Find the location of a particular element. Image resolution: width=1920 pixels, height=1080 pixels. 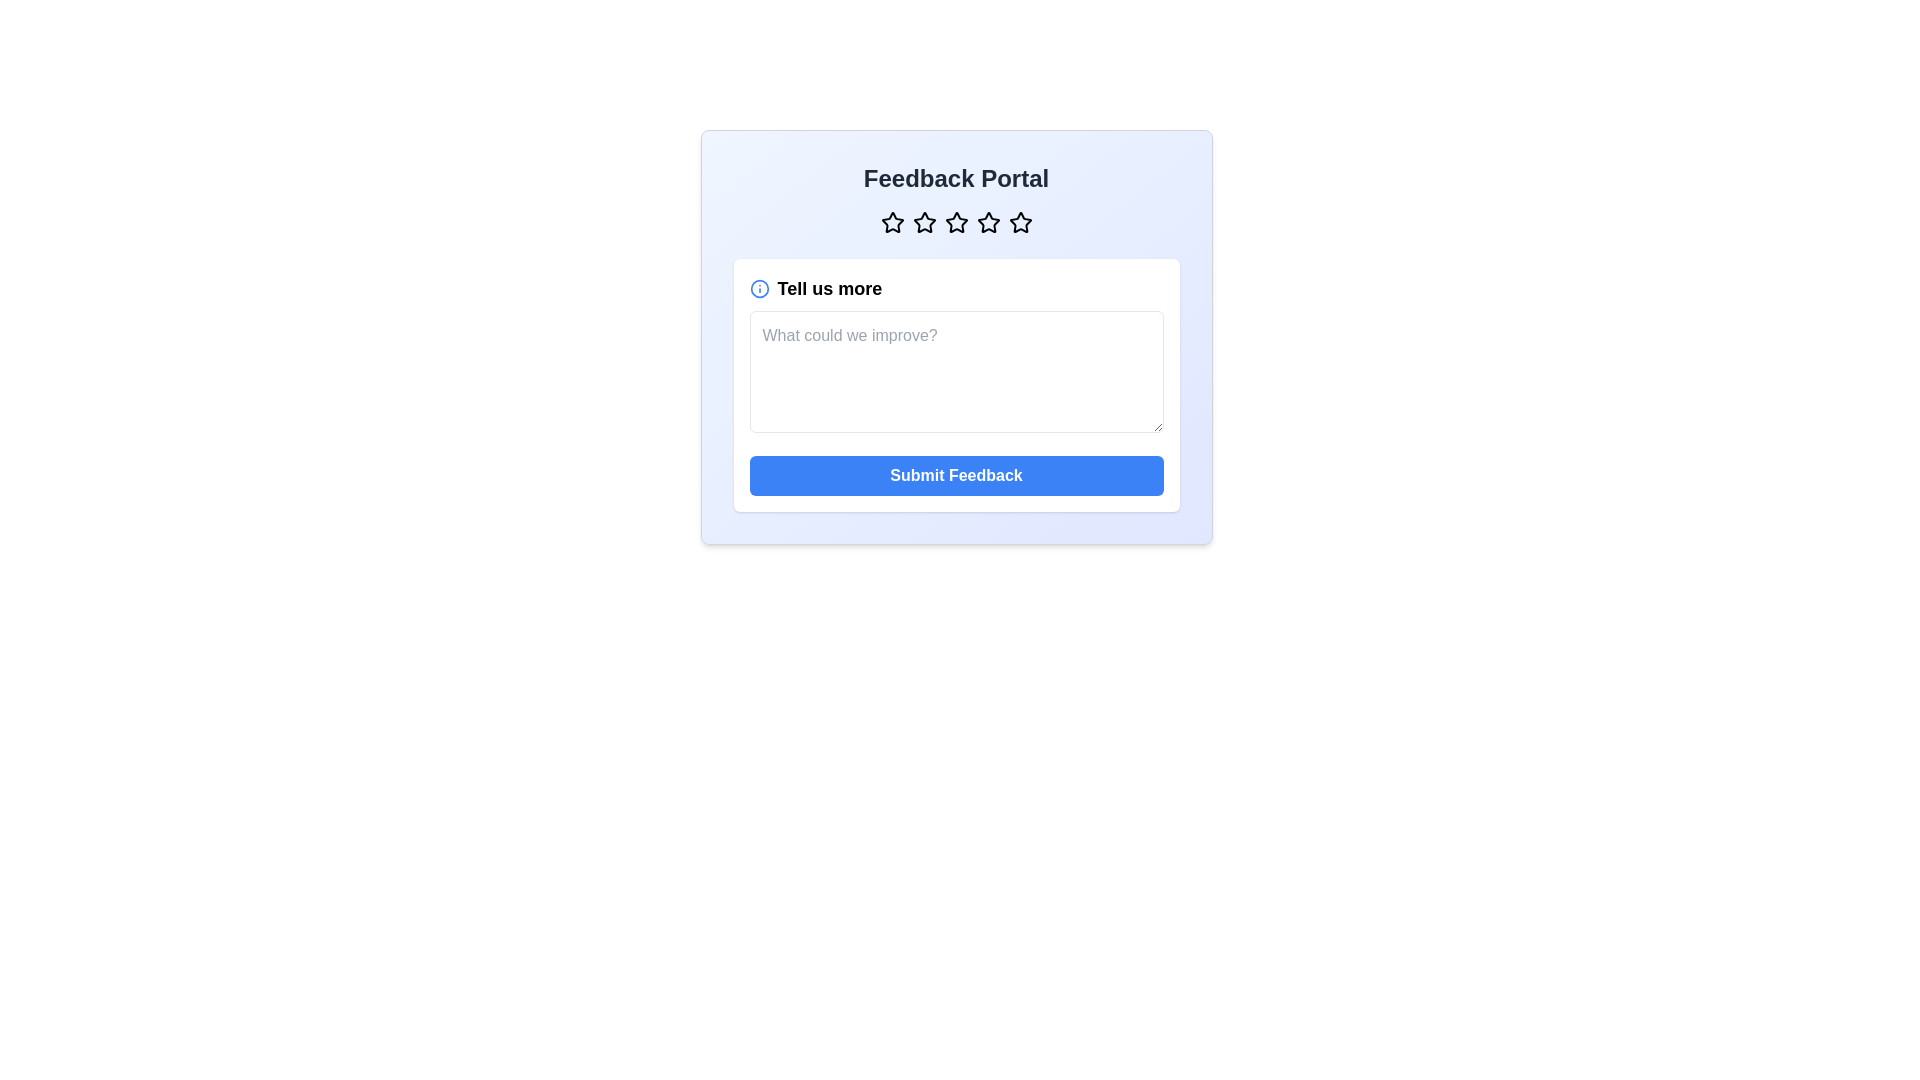

the first Interactive Rating Star Icon is located at coordinates (891, 222).